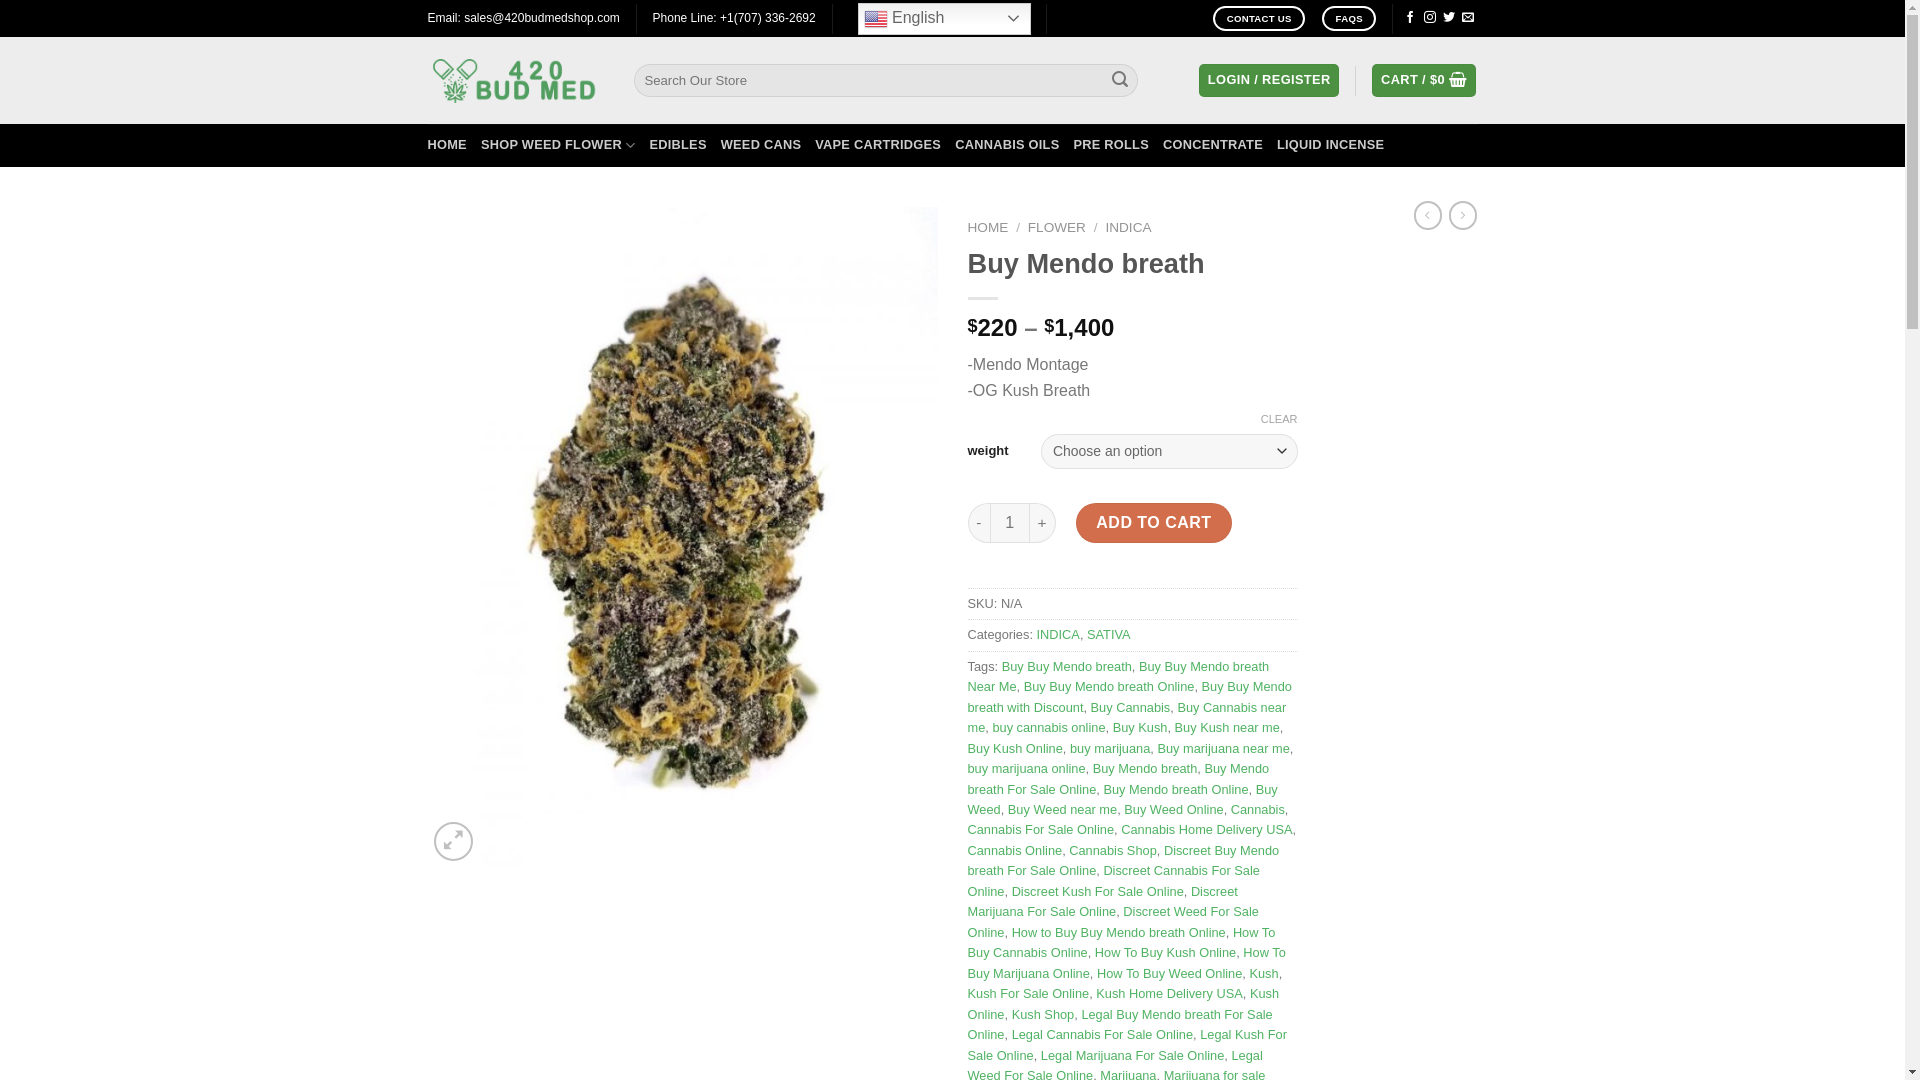 This screenshot has height=1080, width=1920. What do you see at coordinates (677, 144) in the screenshot?
I see `'EDIBLES'` at bounding box center [677, 144].